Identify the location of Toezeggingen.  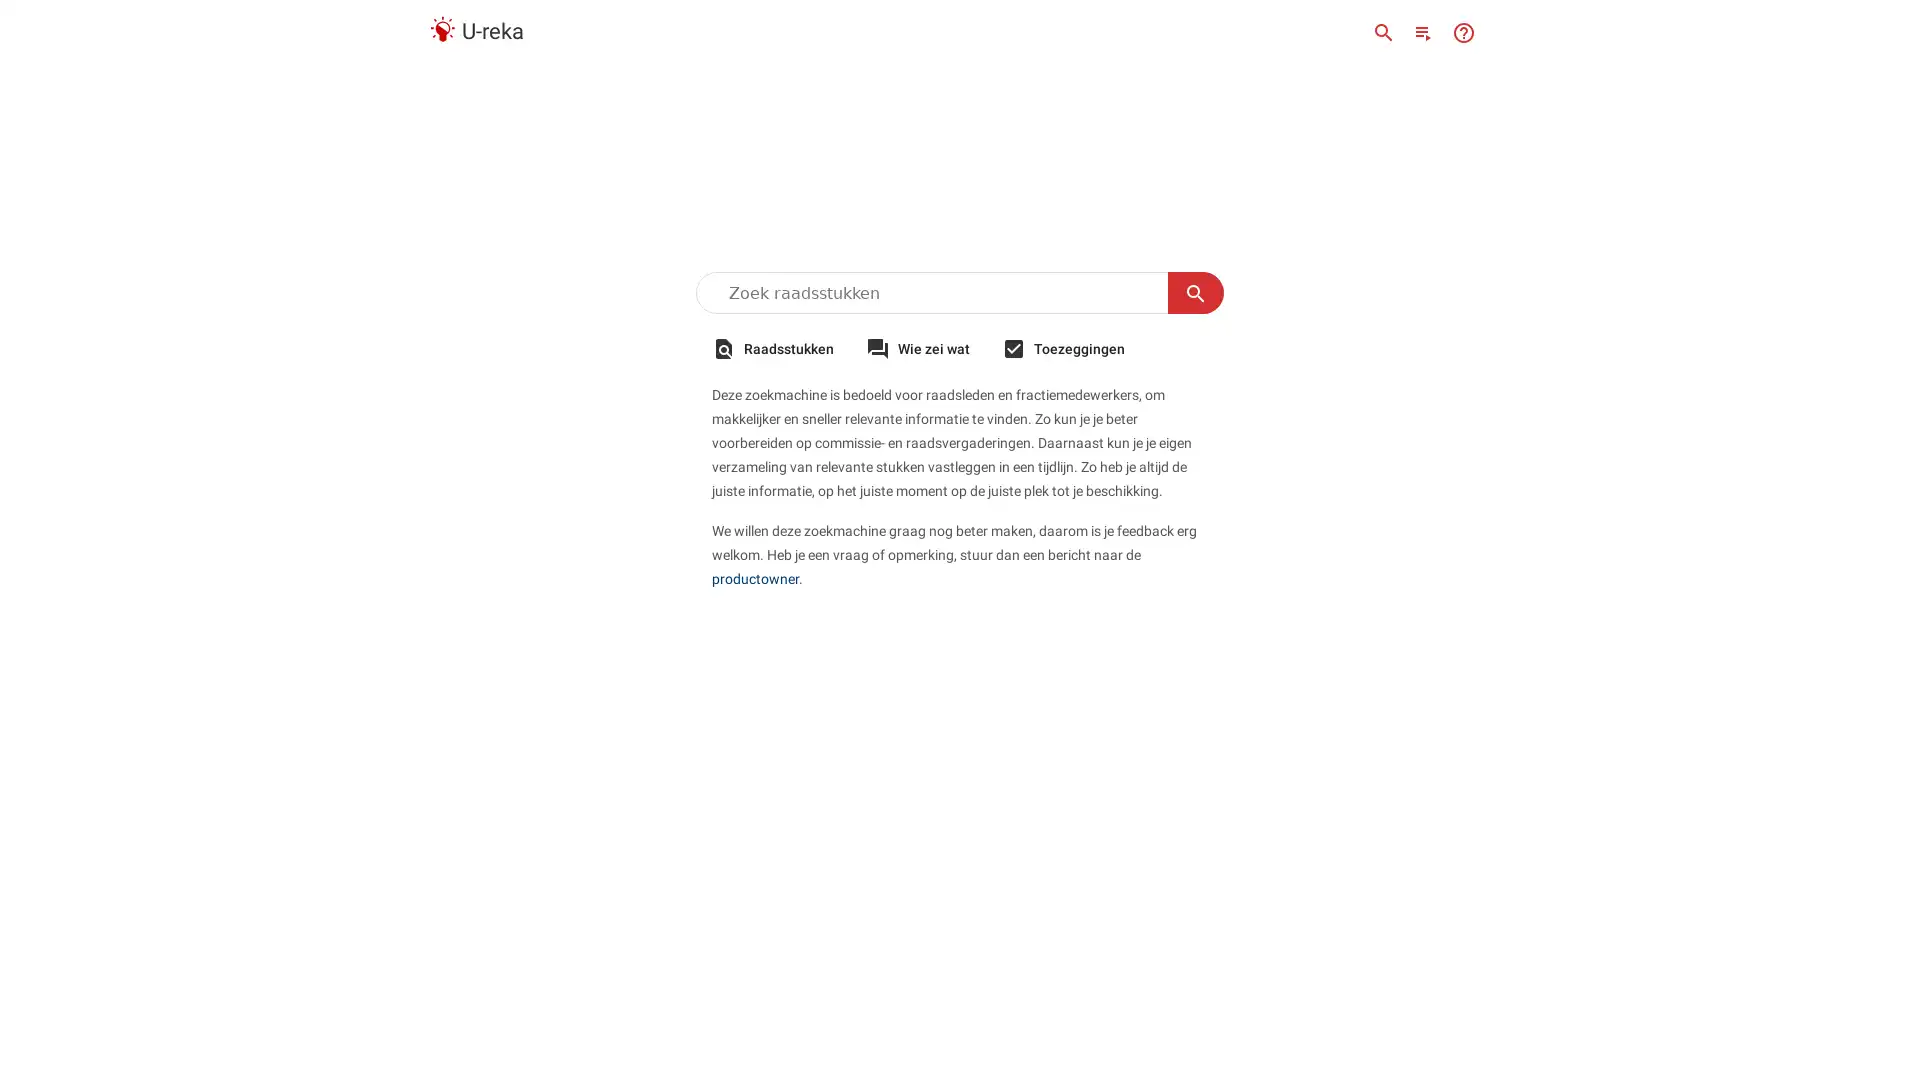
(1062, 347).